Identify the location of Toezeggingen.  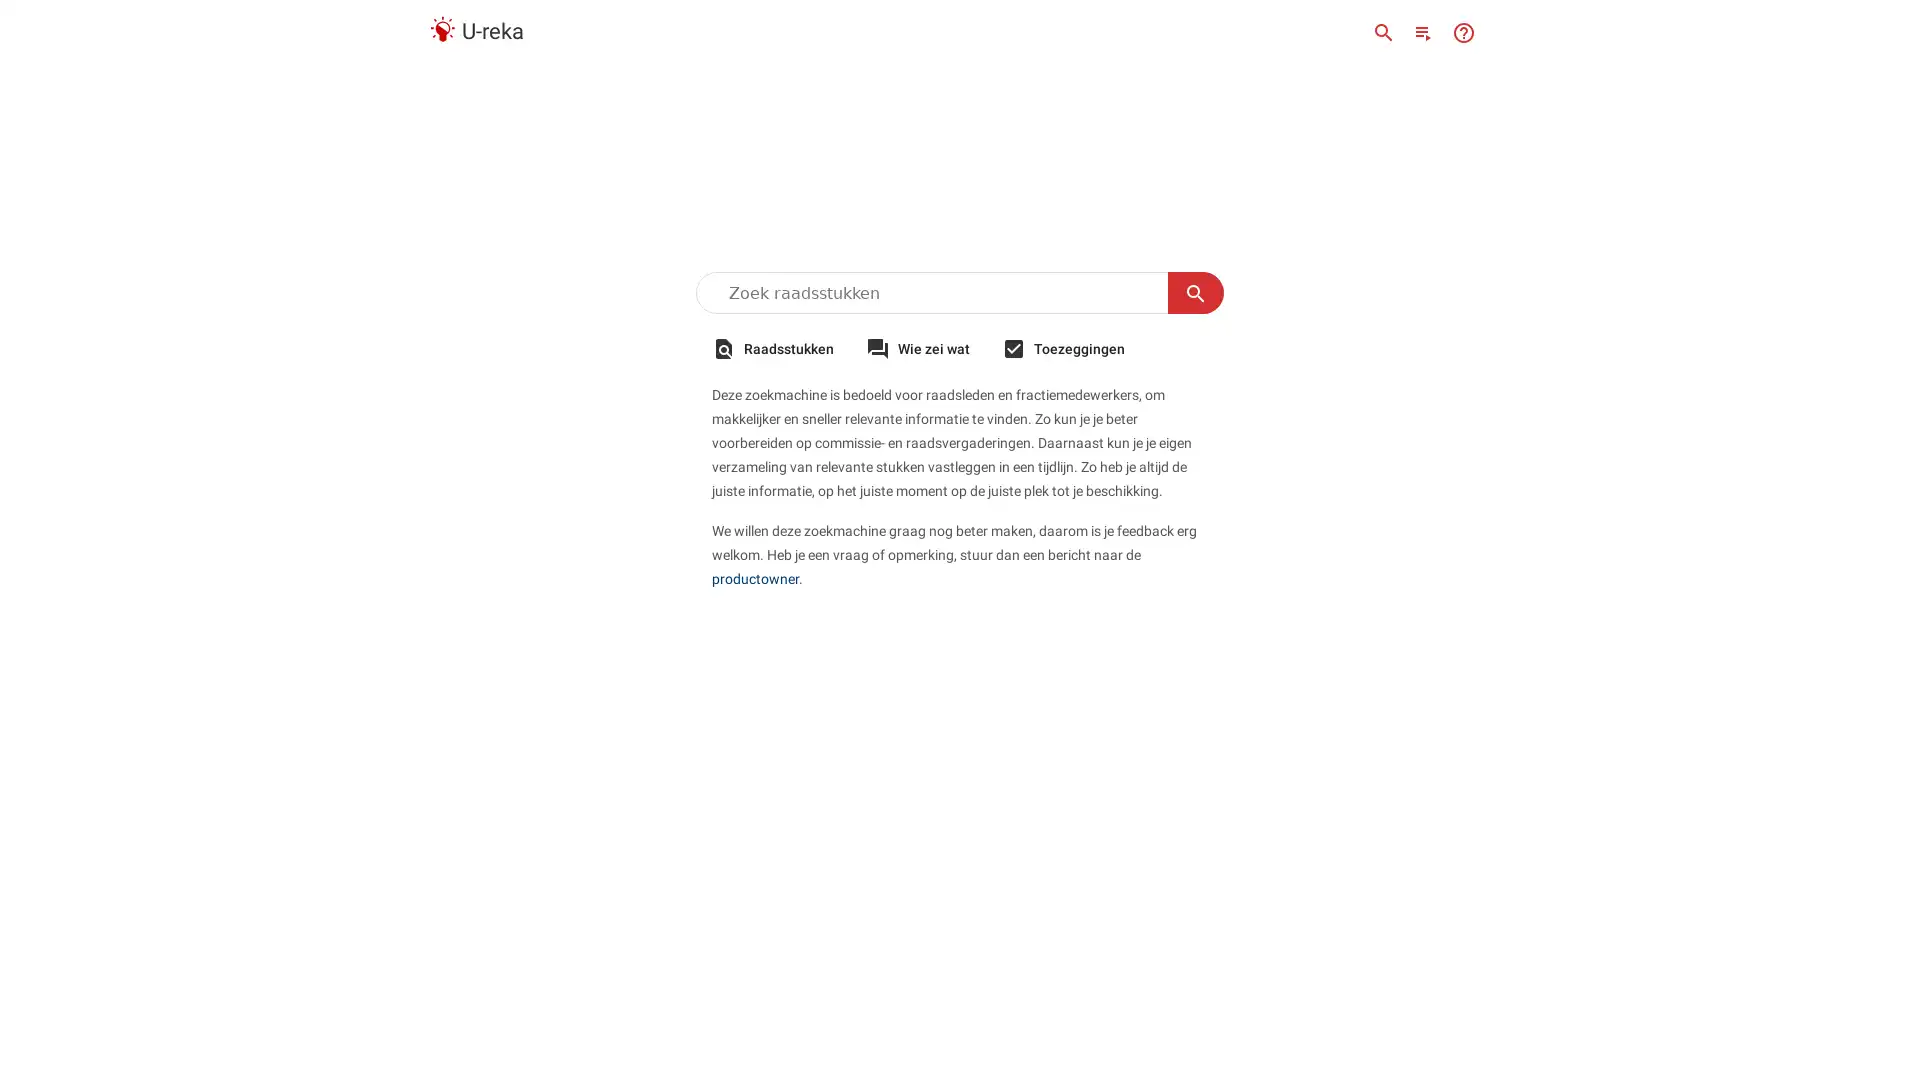
(1062, 347).